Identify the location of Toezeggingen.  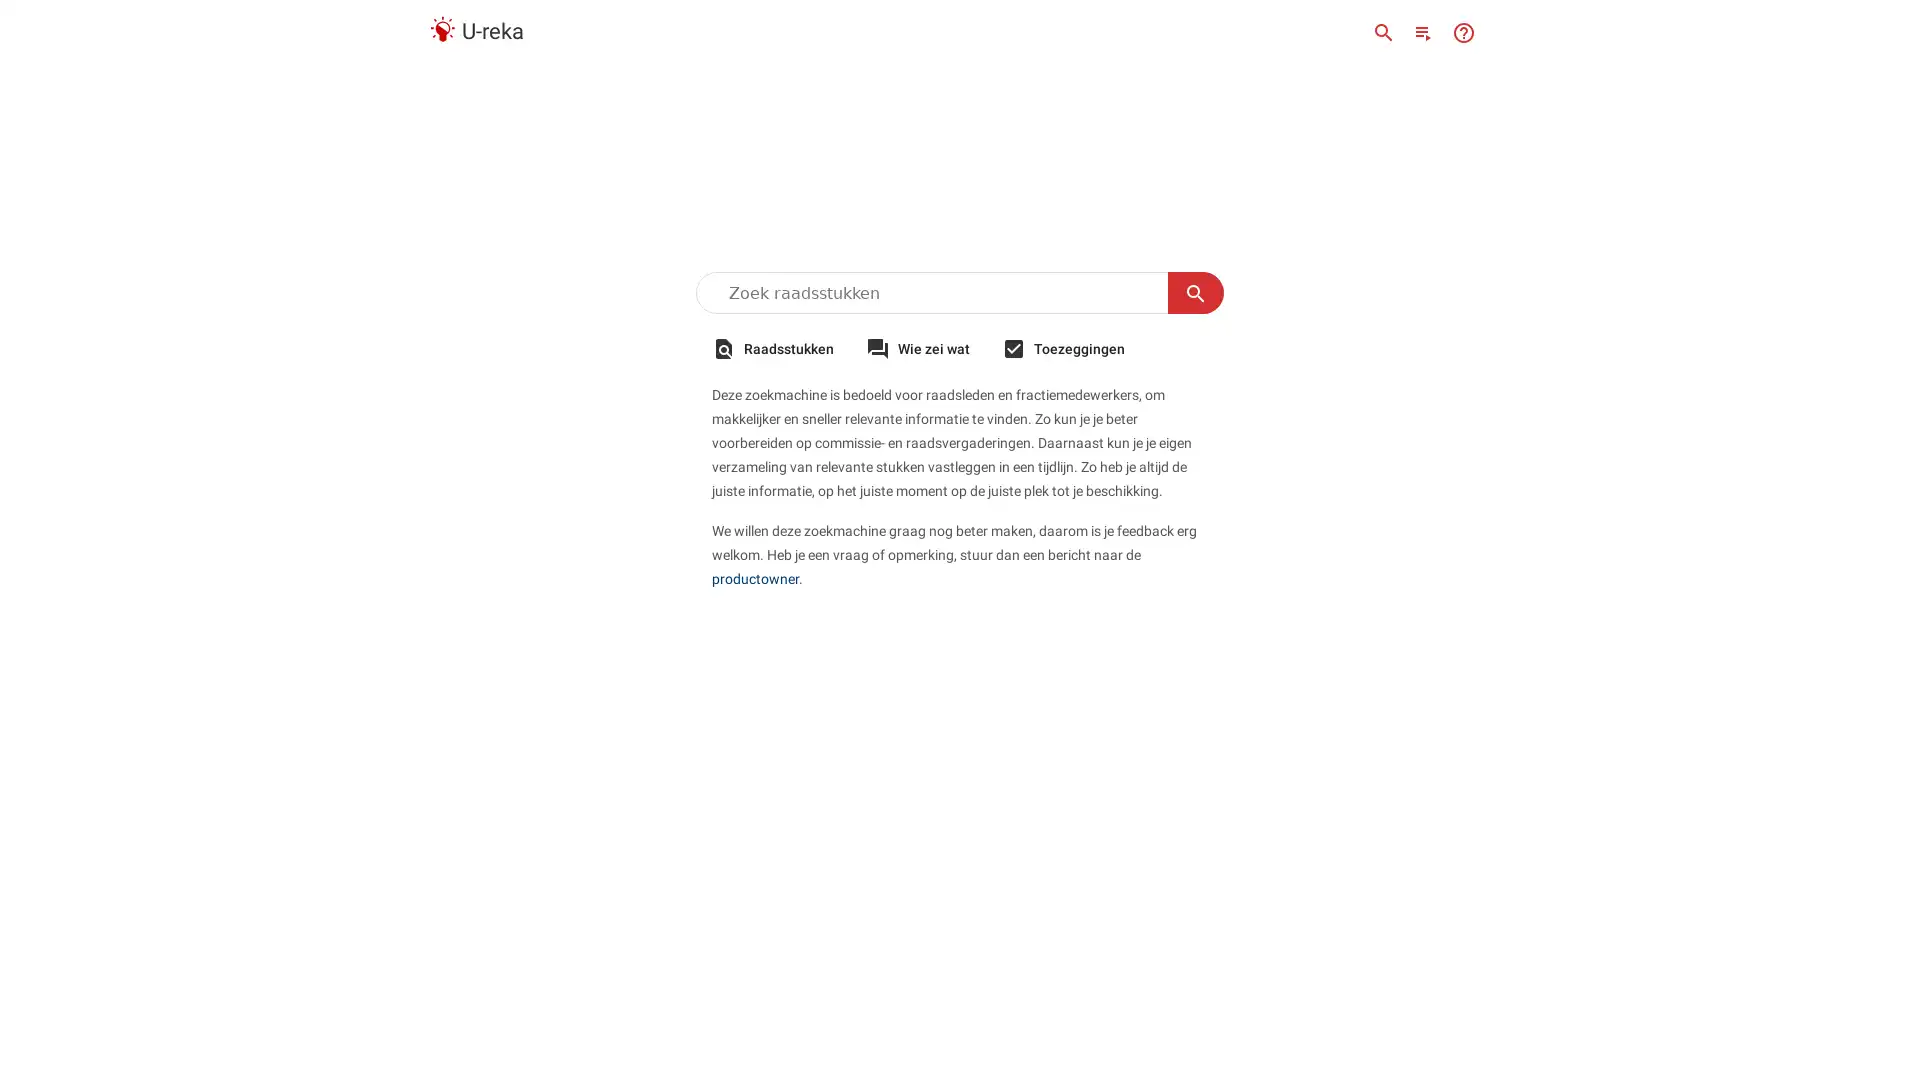
(1062, 347).